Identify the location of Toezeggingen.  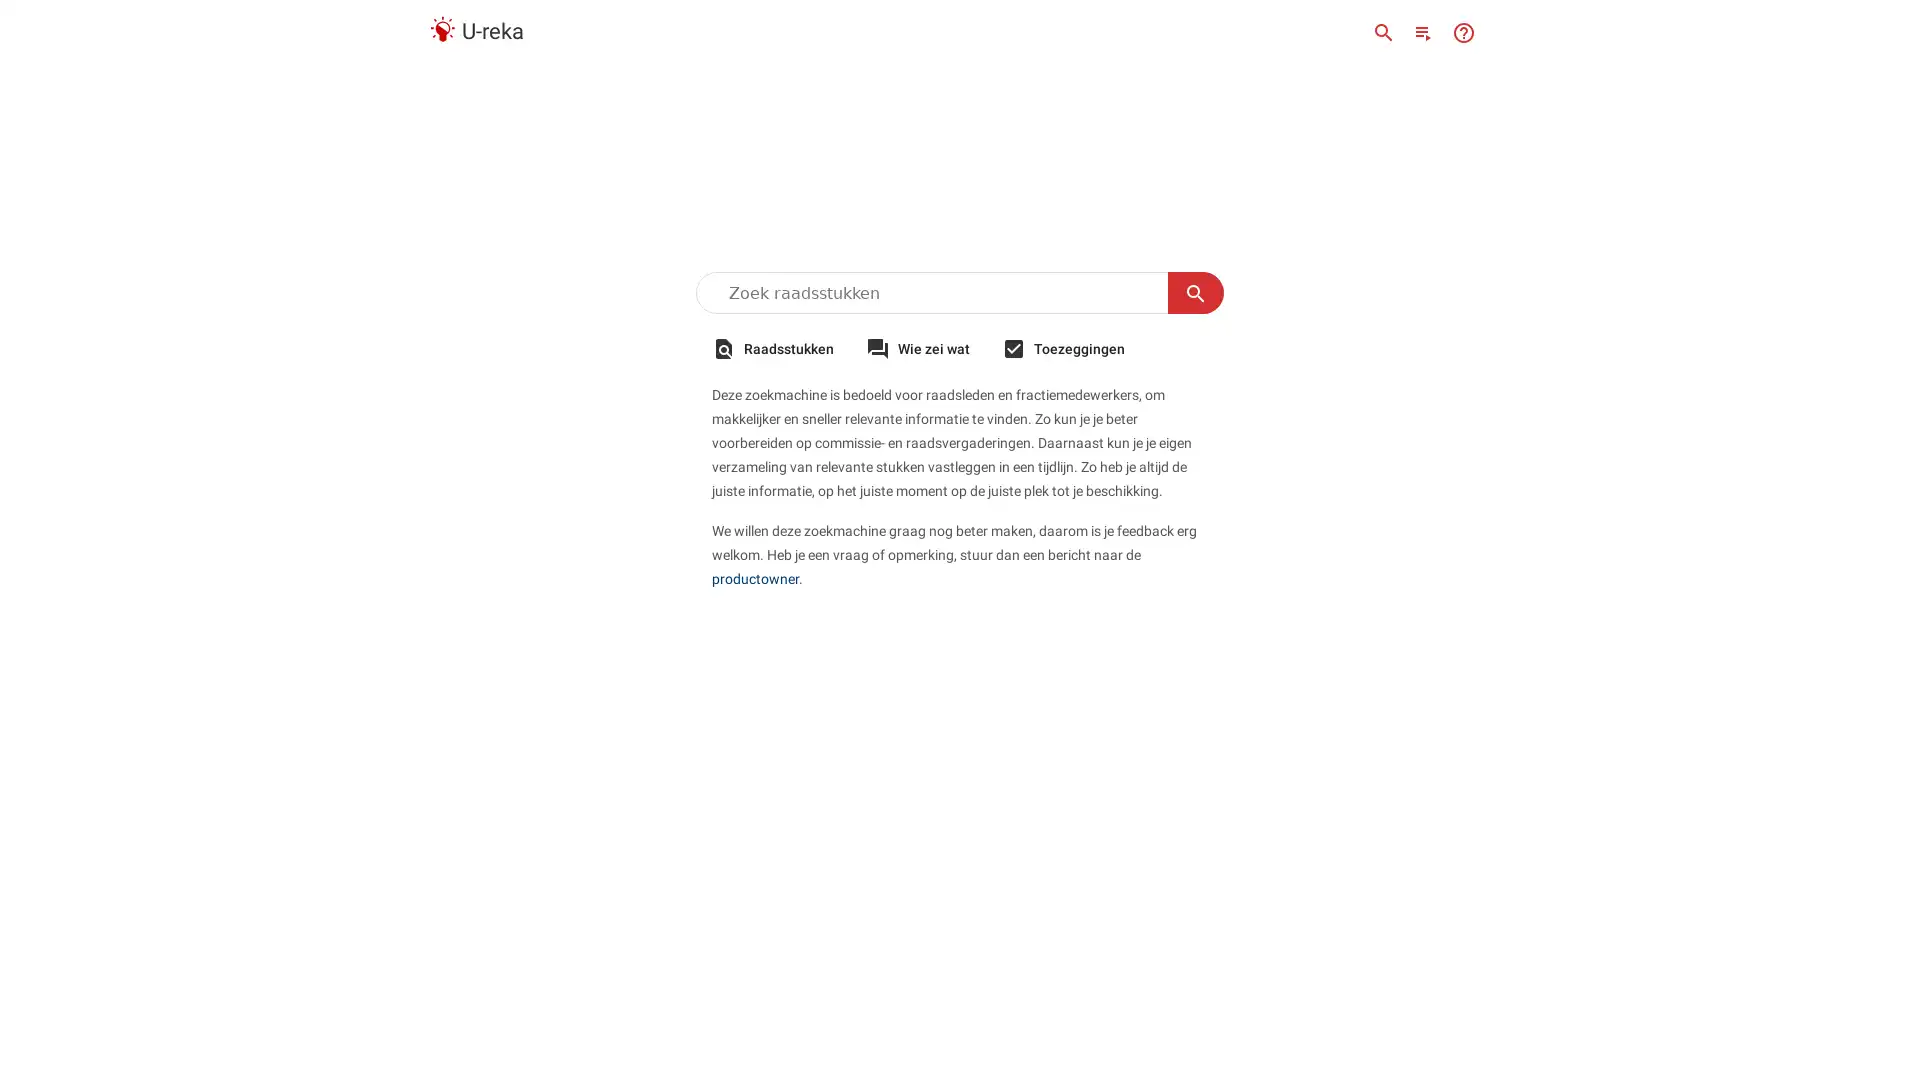
(1062, 347).